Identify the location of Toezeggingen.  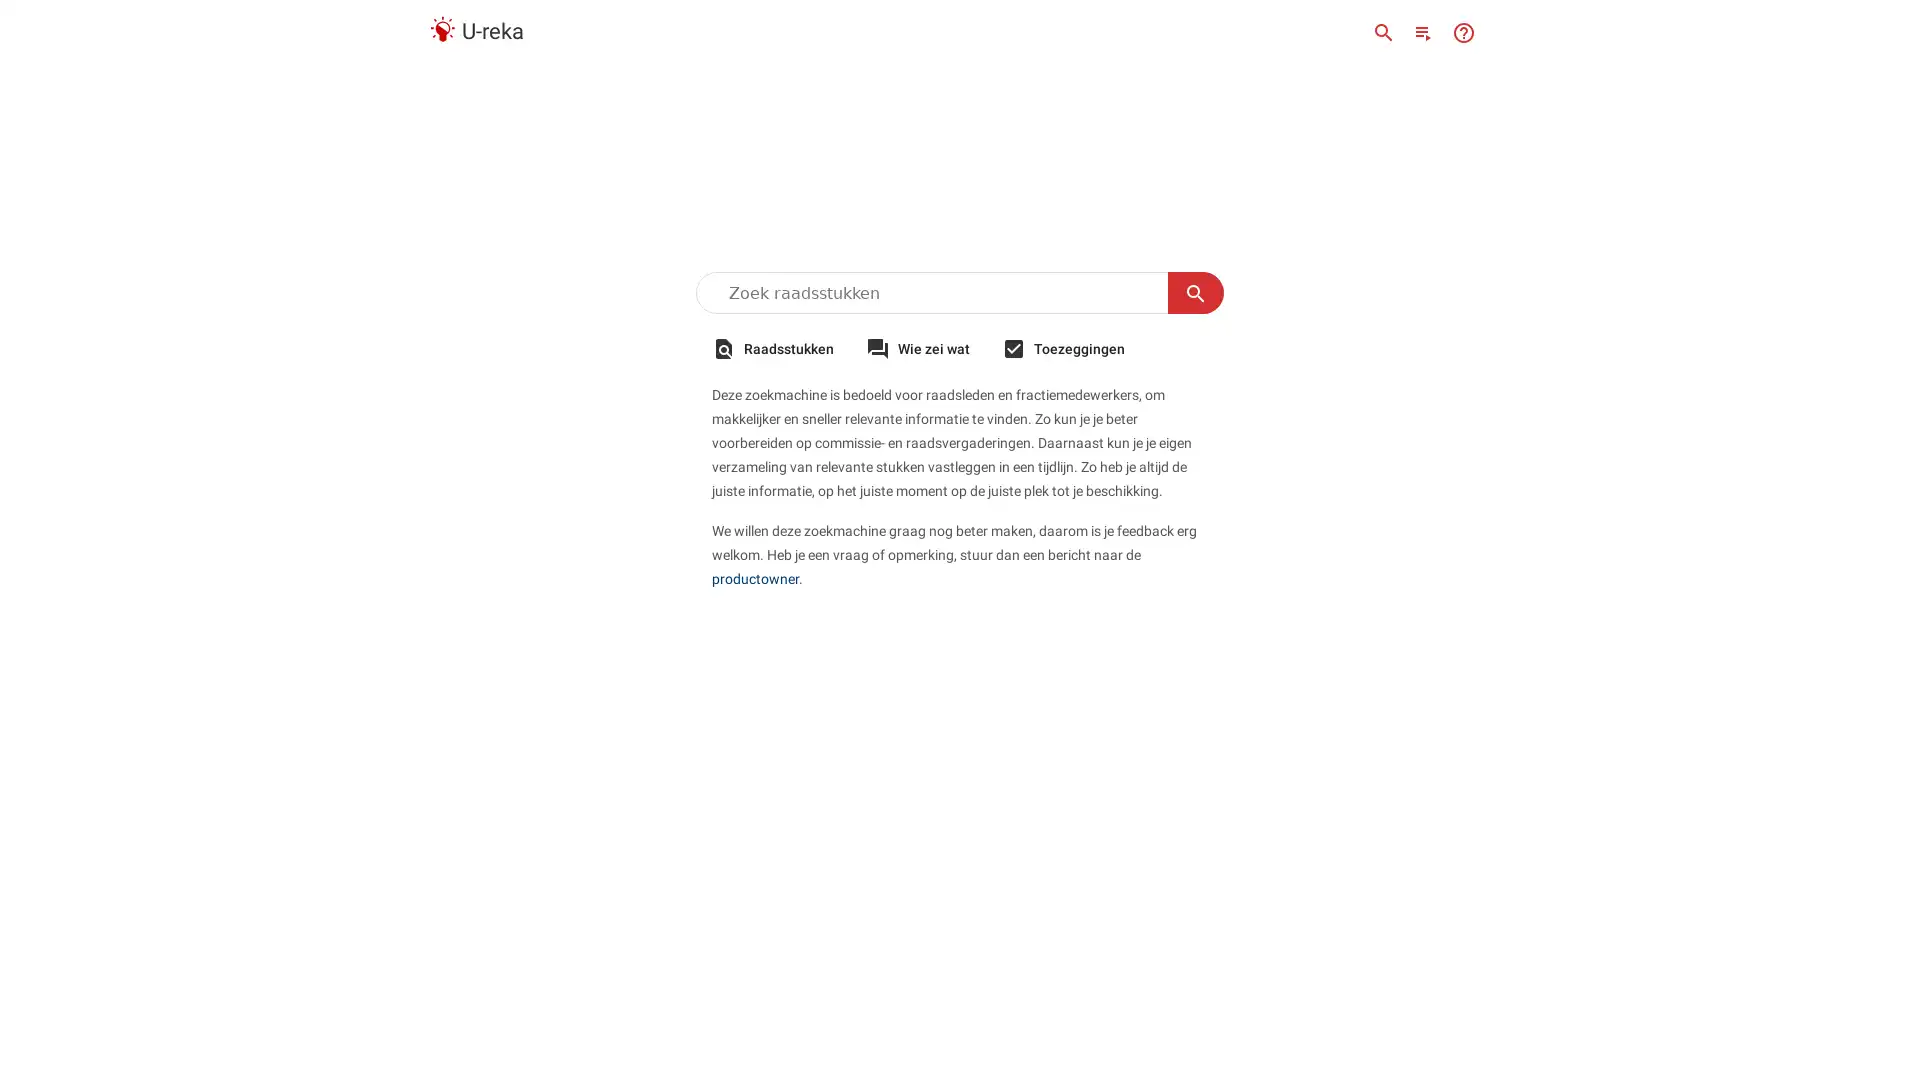
(1062, 347).